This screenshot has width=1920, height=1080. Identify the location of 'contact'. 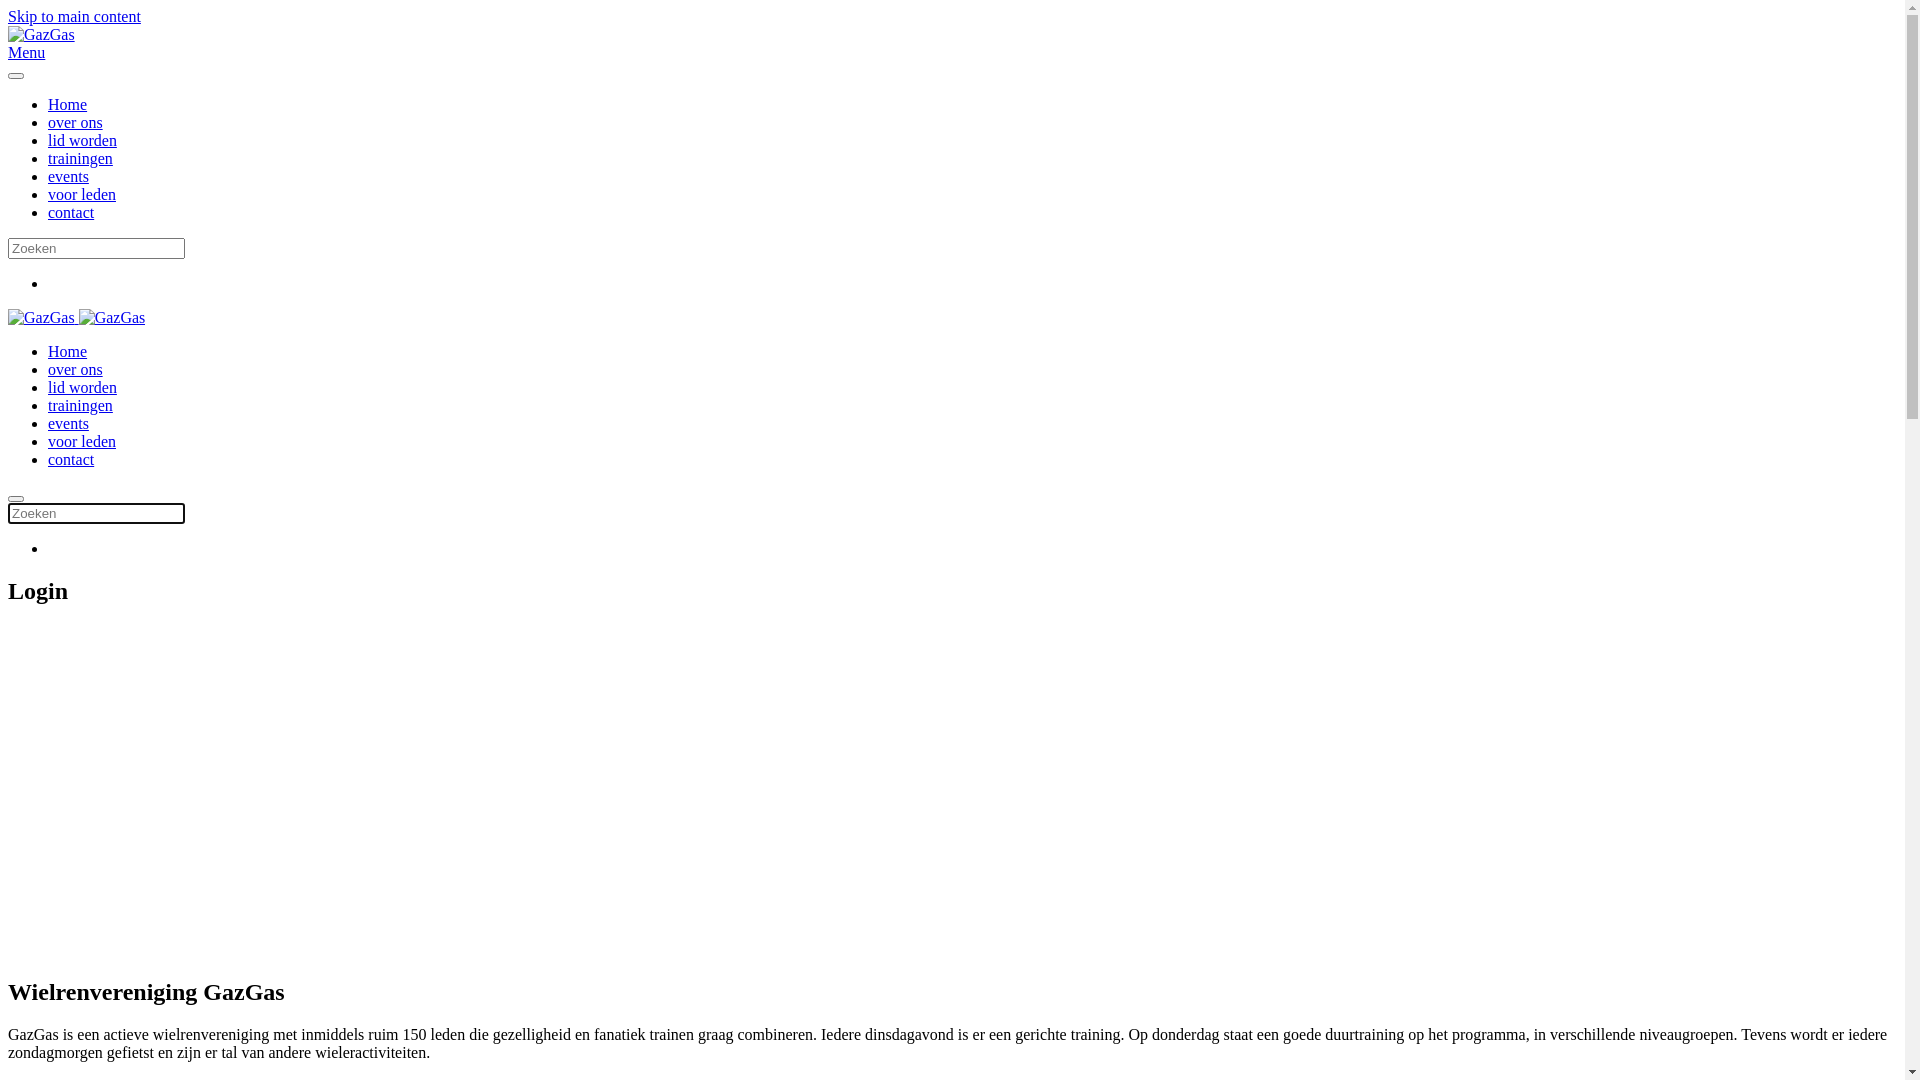
(71, 212).